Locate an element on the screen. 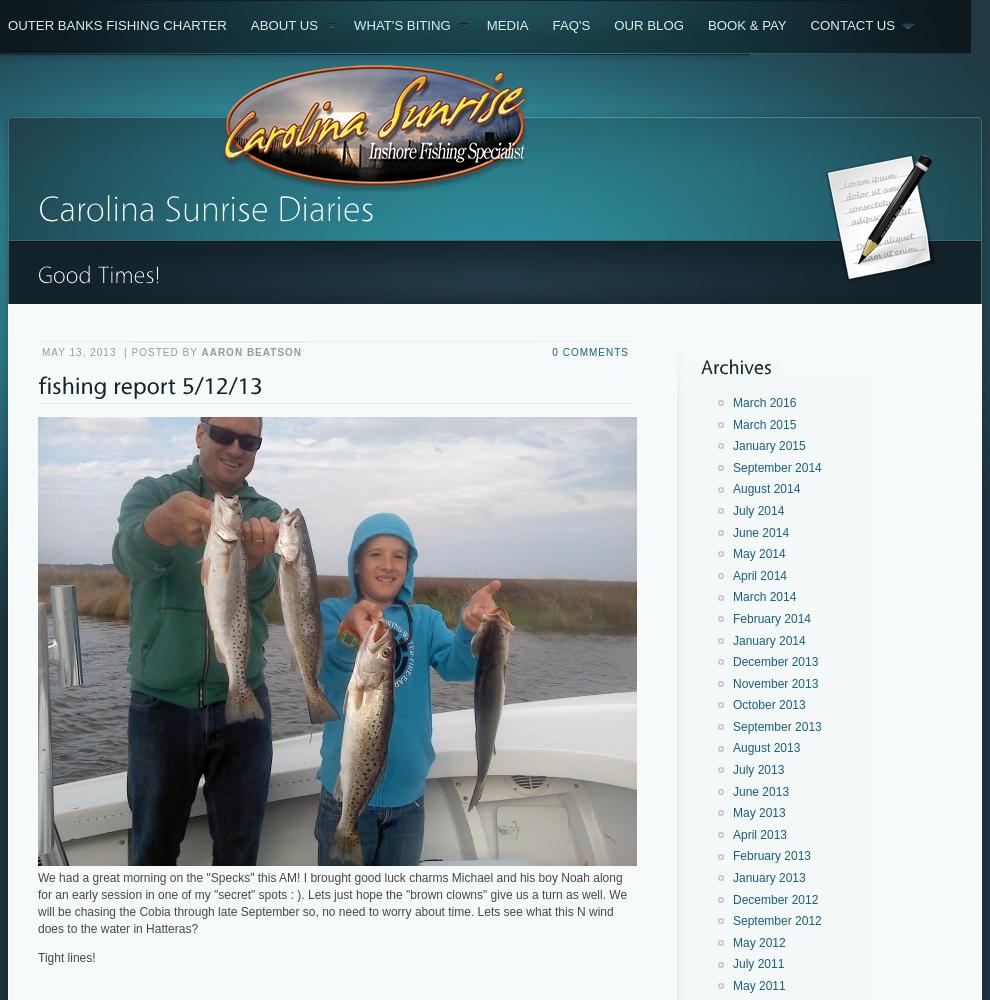 The height and width of the screenshot is (1000, 990). 'May 13, 2013' is located at coordinates (40, 351).